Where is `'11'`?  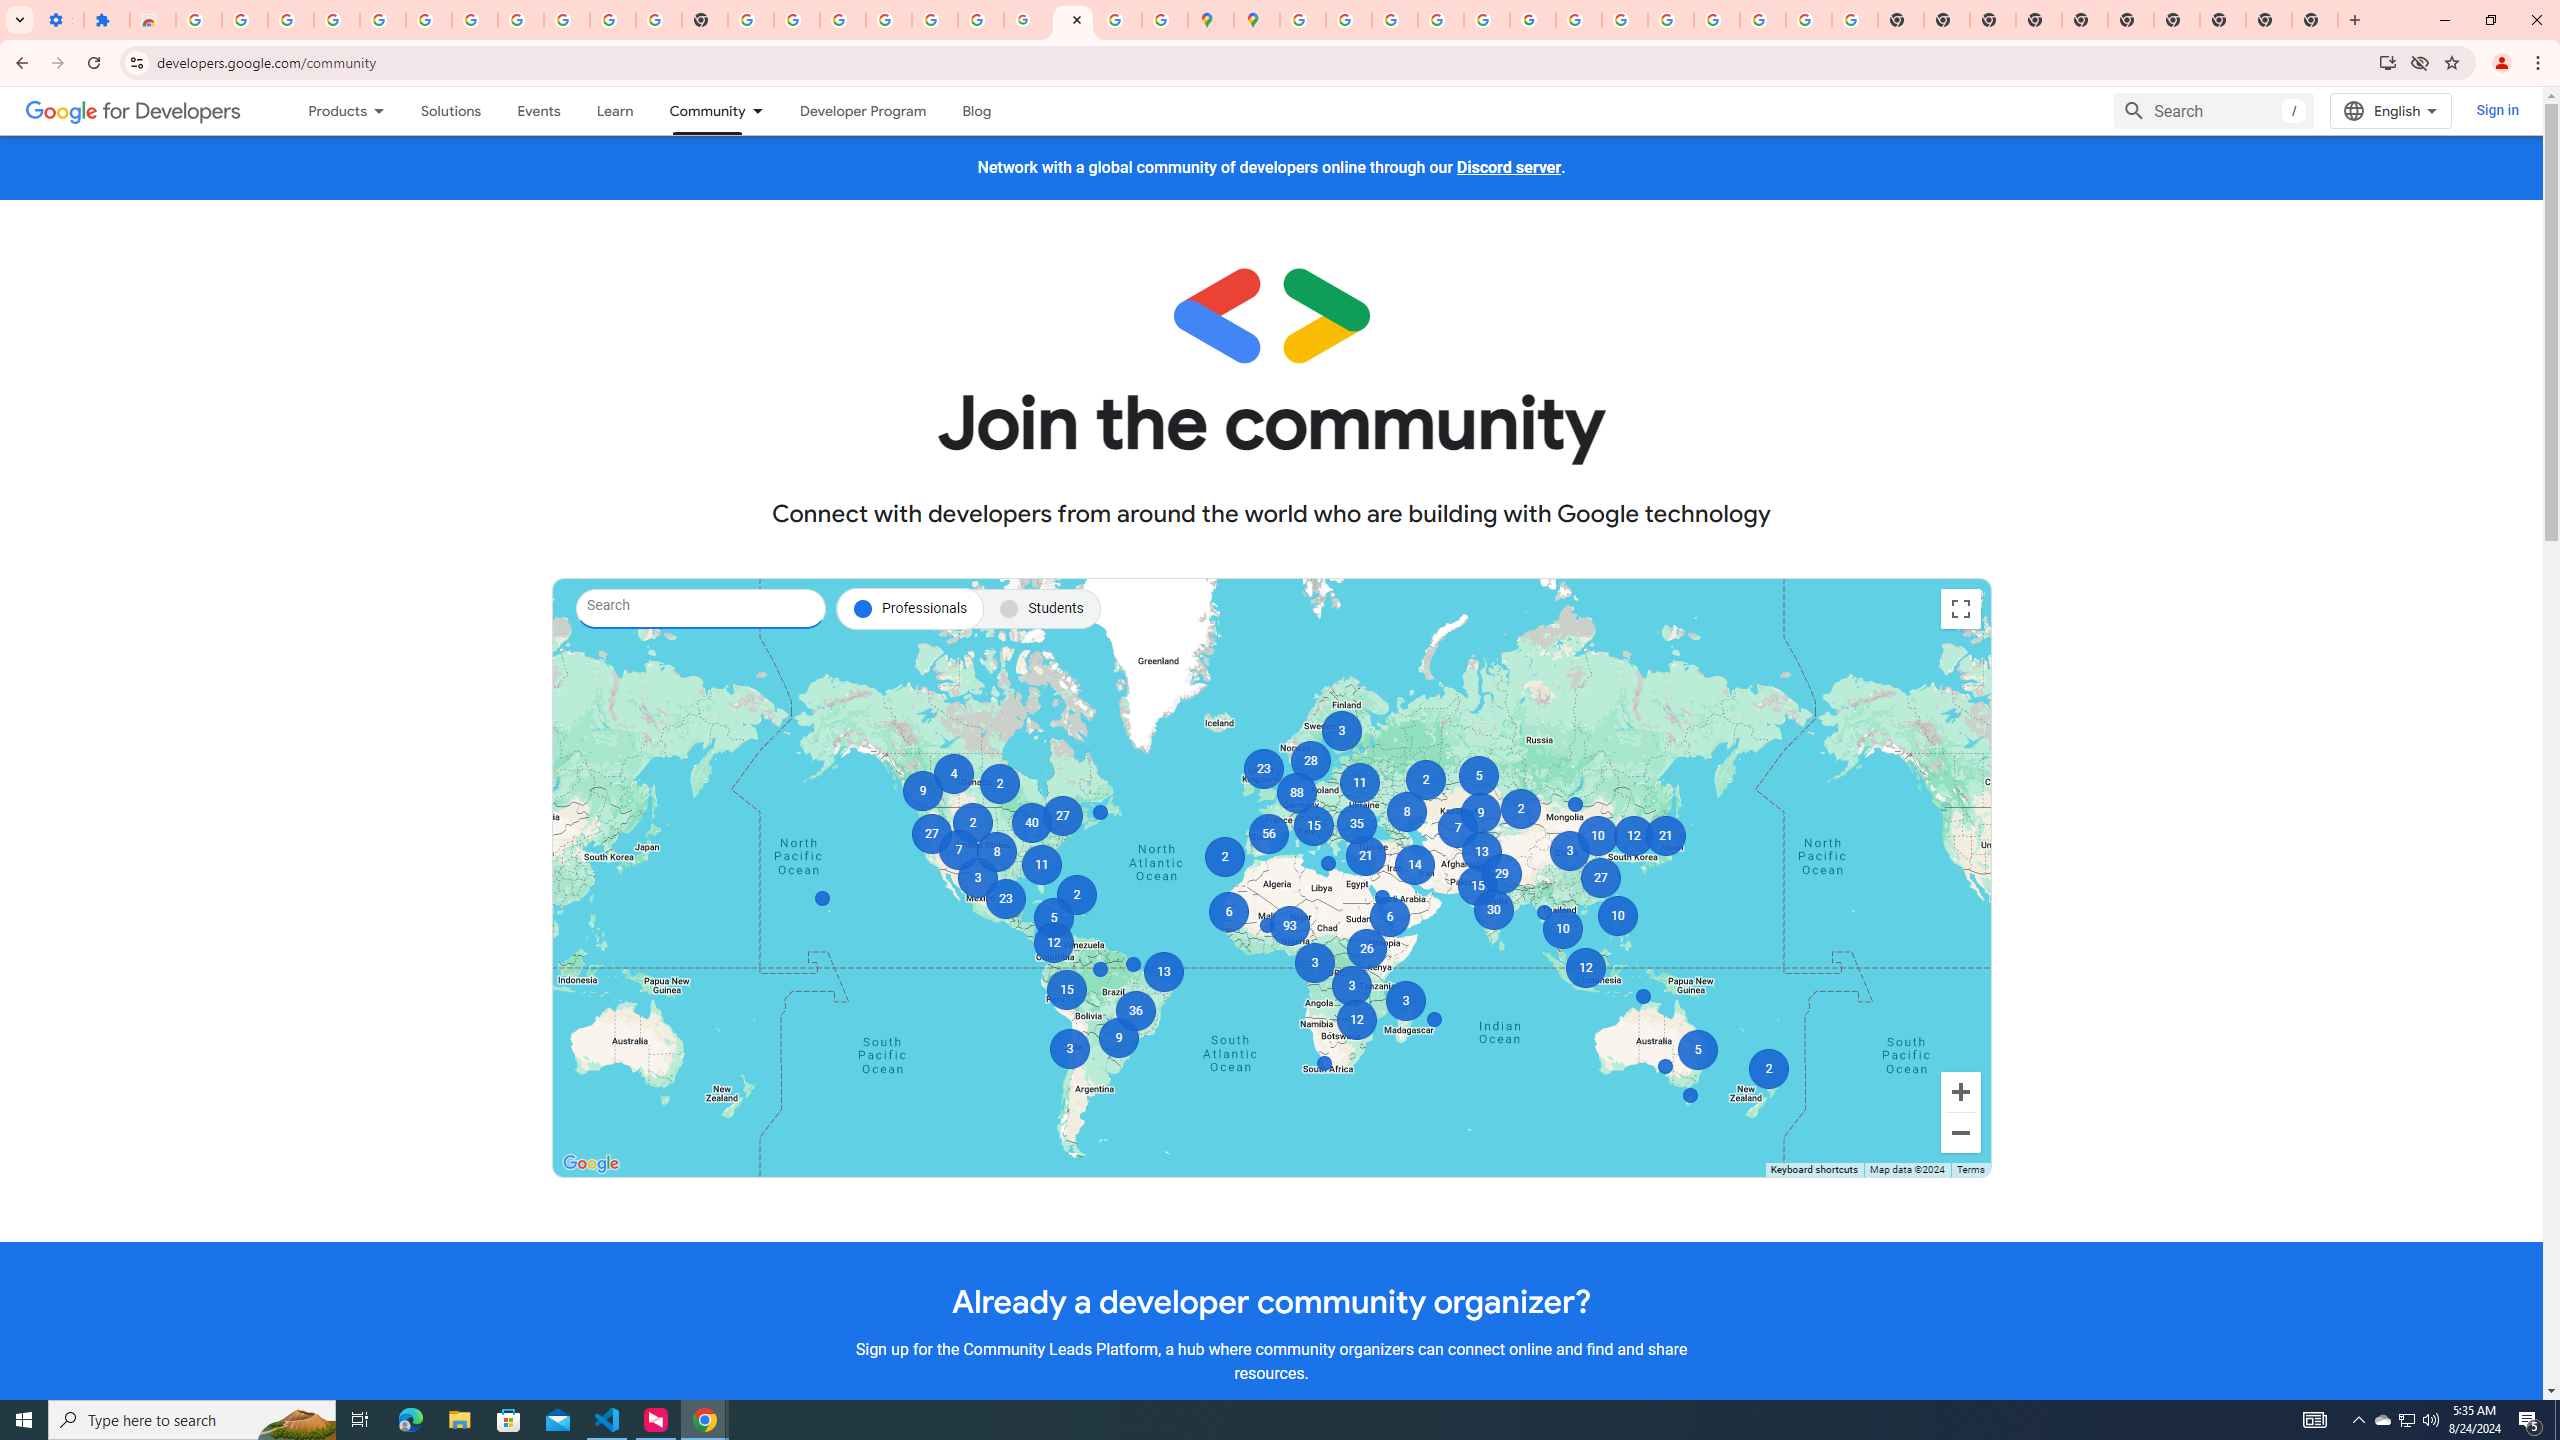
'11' is located at coordinates (1040, 865).